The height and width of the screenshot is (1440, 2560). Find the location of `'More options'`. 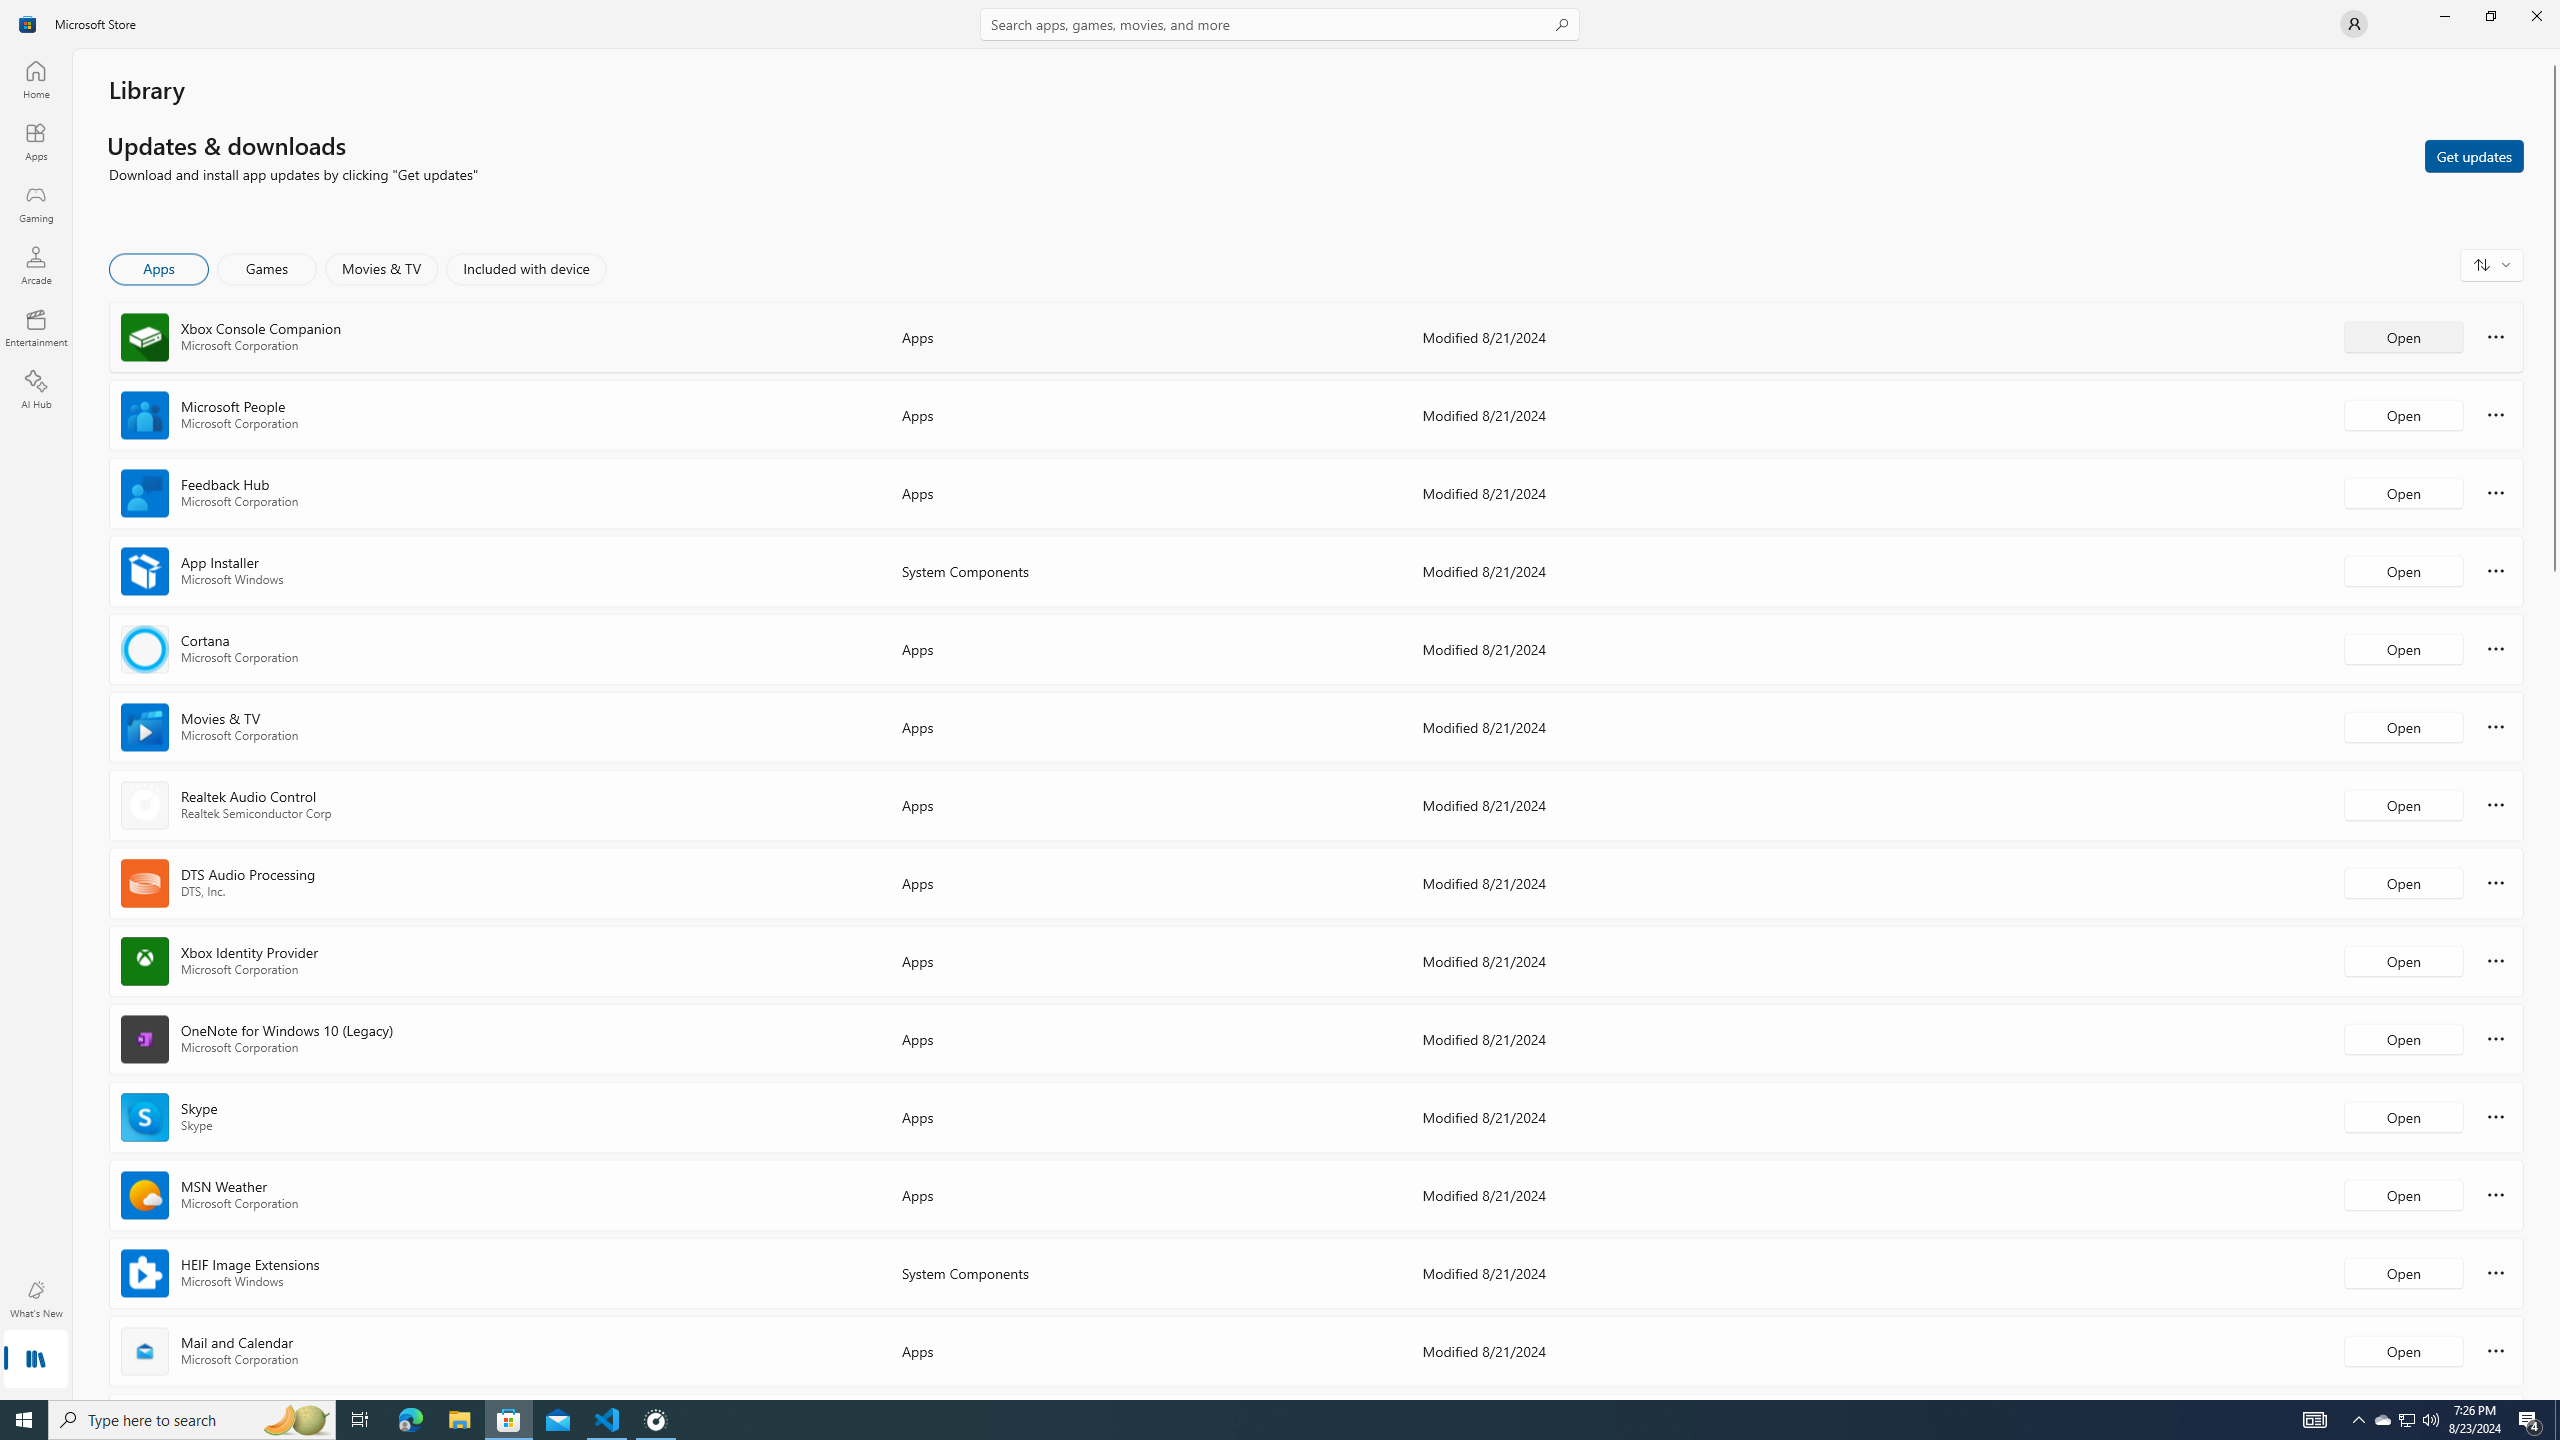

'More options' is located at coordinates (2495, 1349).